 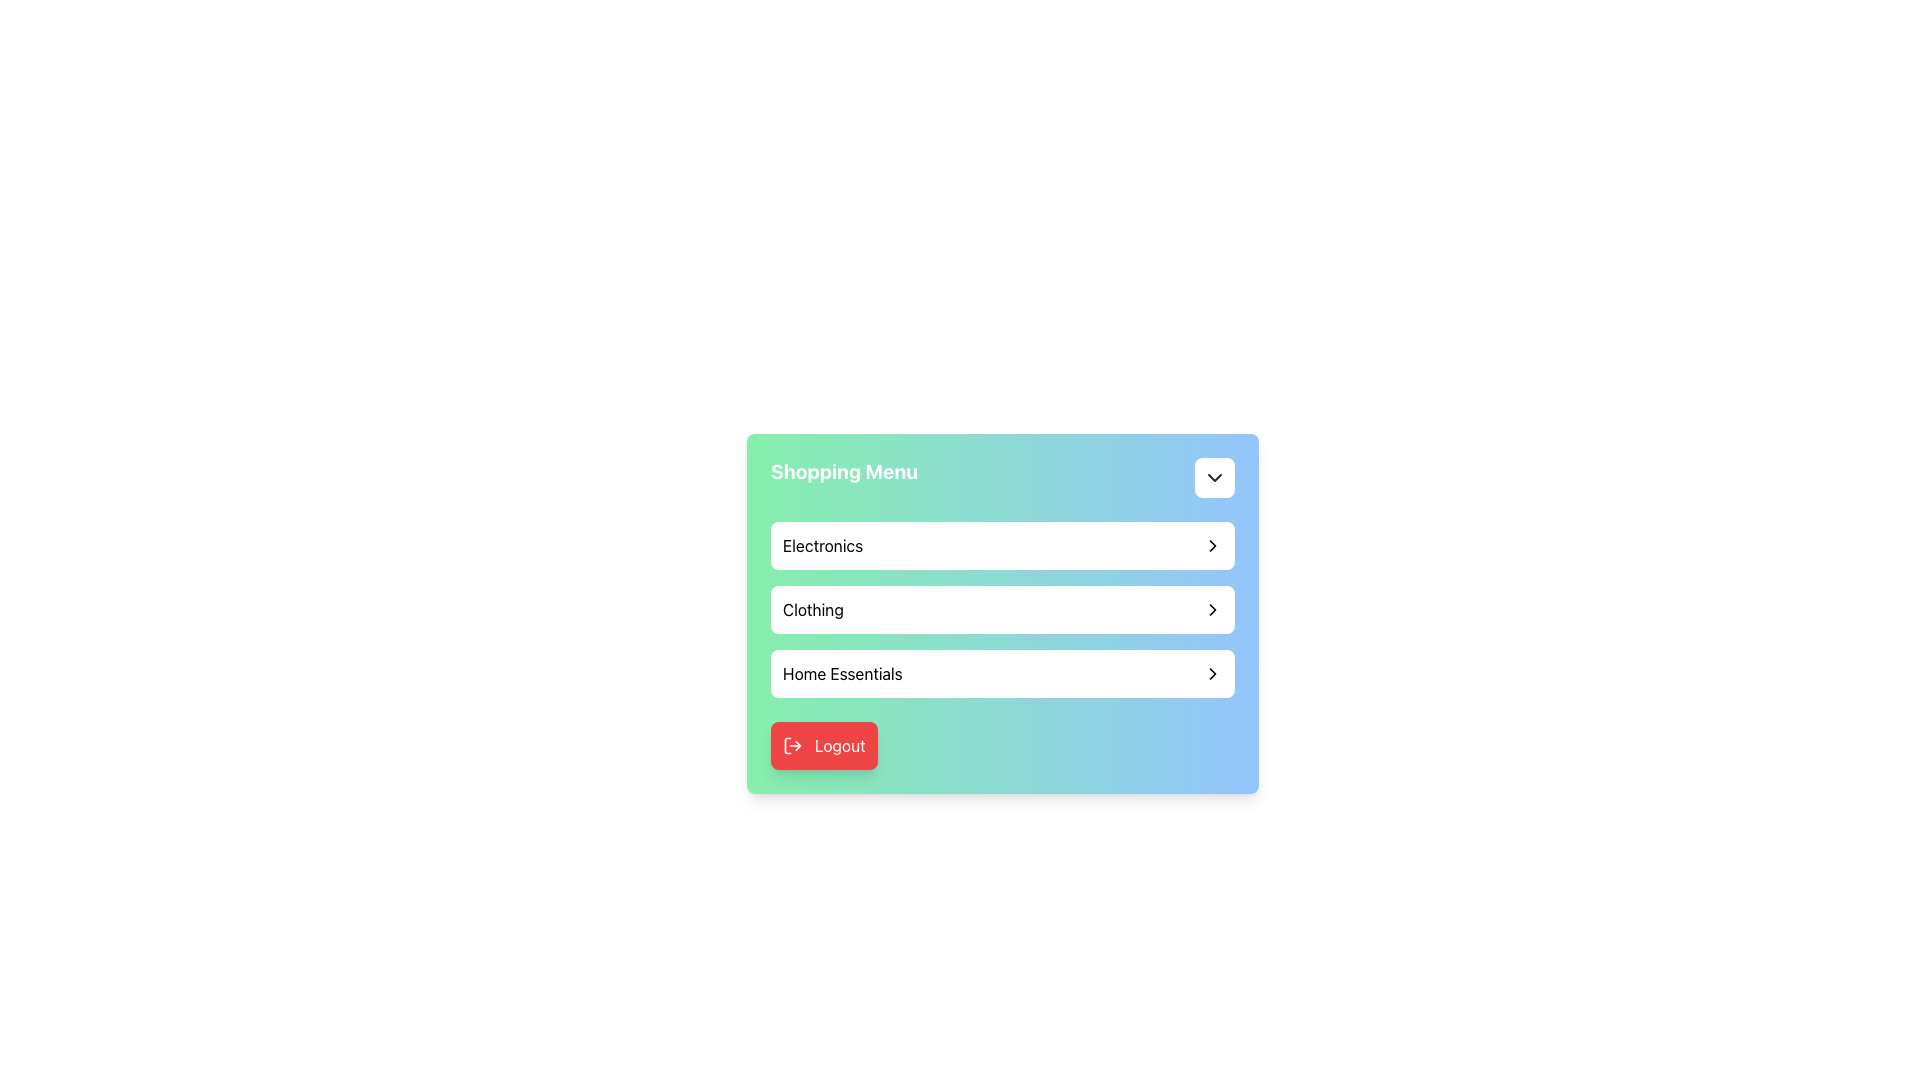 I want to click on the right-facing chevron icon associated with the 'Clothing' list item to get visual feedback, so click(x=1212, y=608).